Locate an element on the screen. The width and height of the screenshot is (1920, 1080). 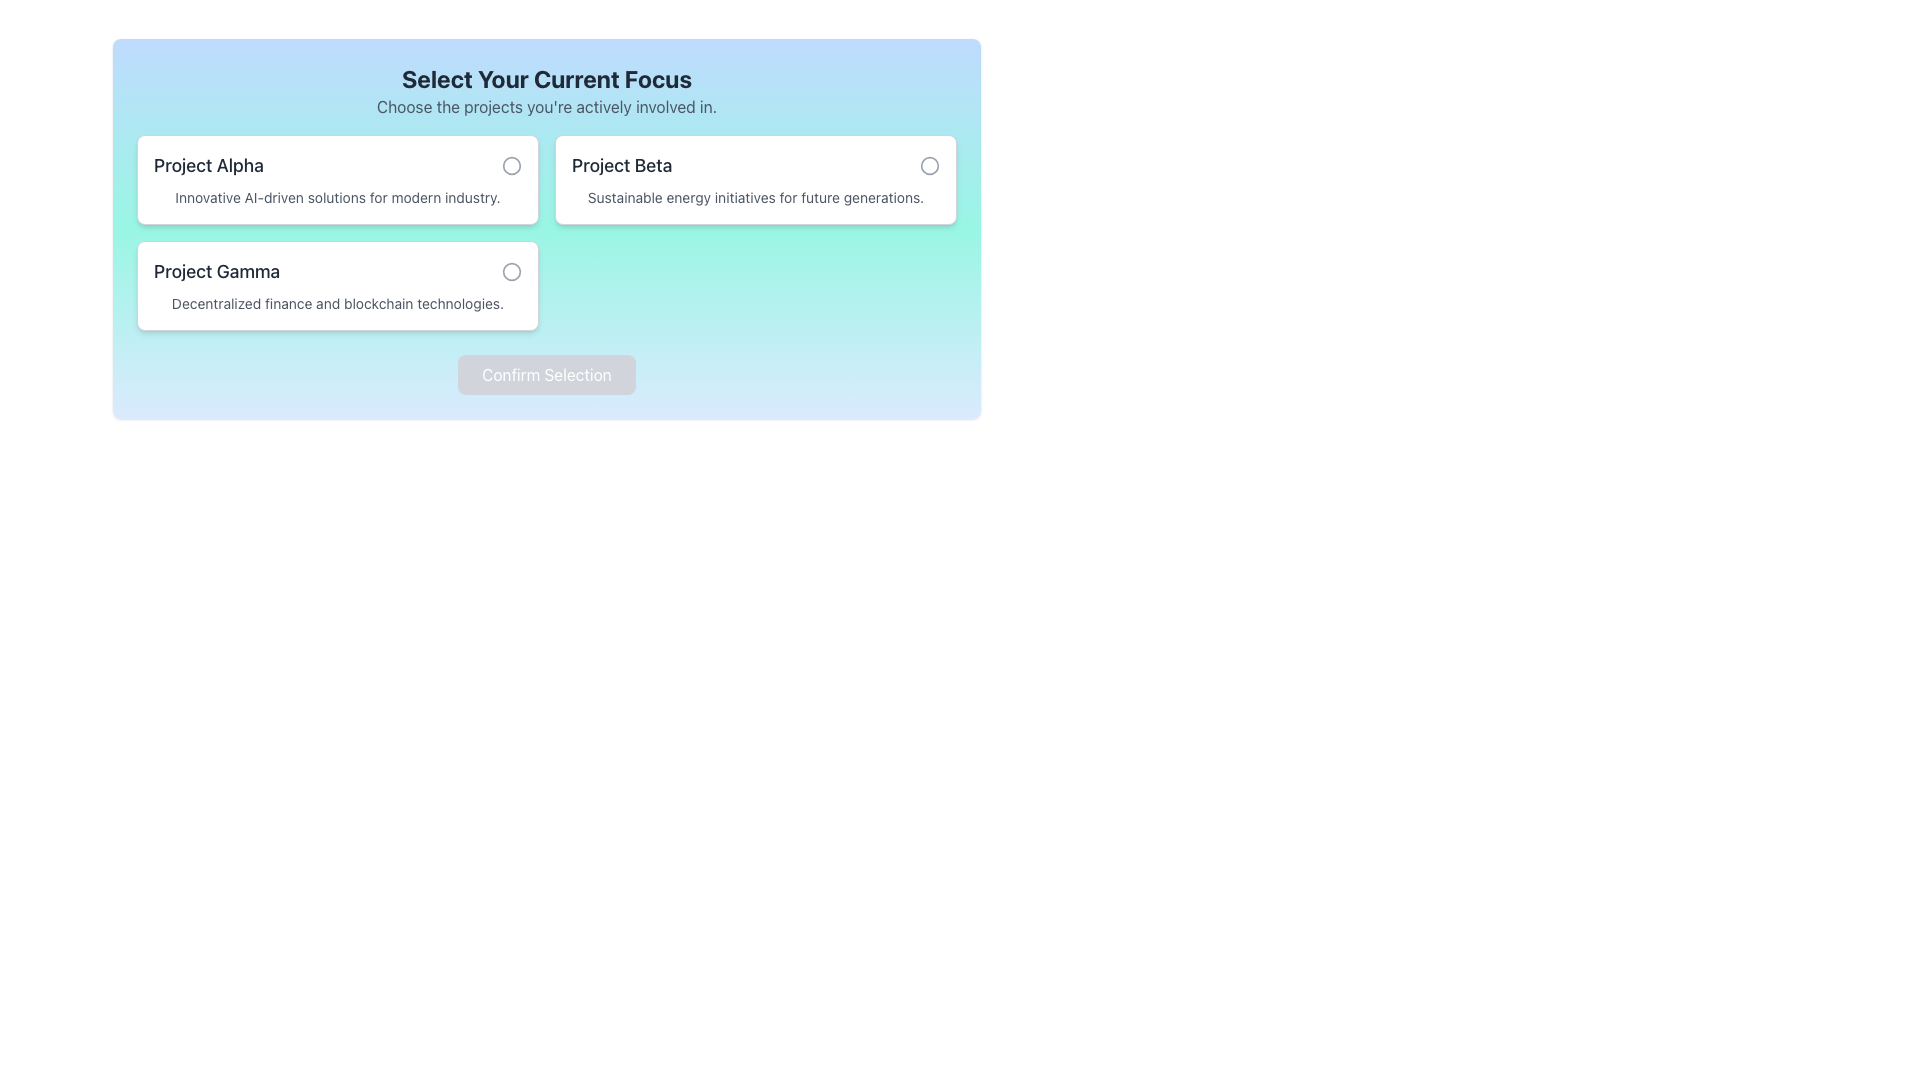
the SVG circle graphical icon located within the card labeled 'Project Gamma', positioned near the right edge of the card and vertically centered is located at coordinates (512, 272).